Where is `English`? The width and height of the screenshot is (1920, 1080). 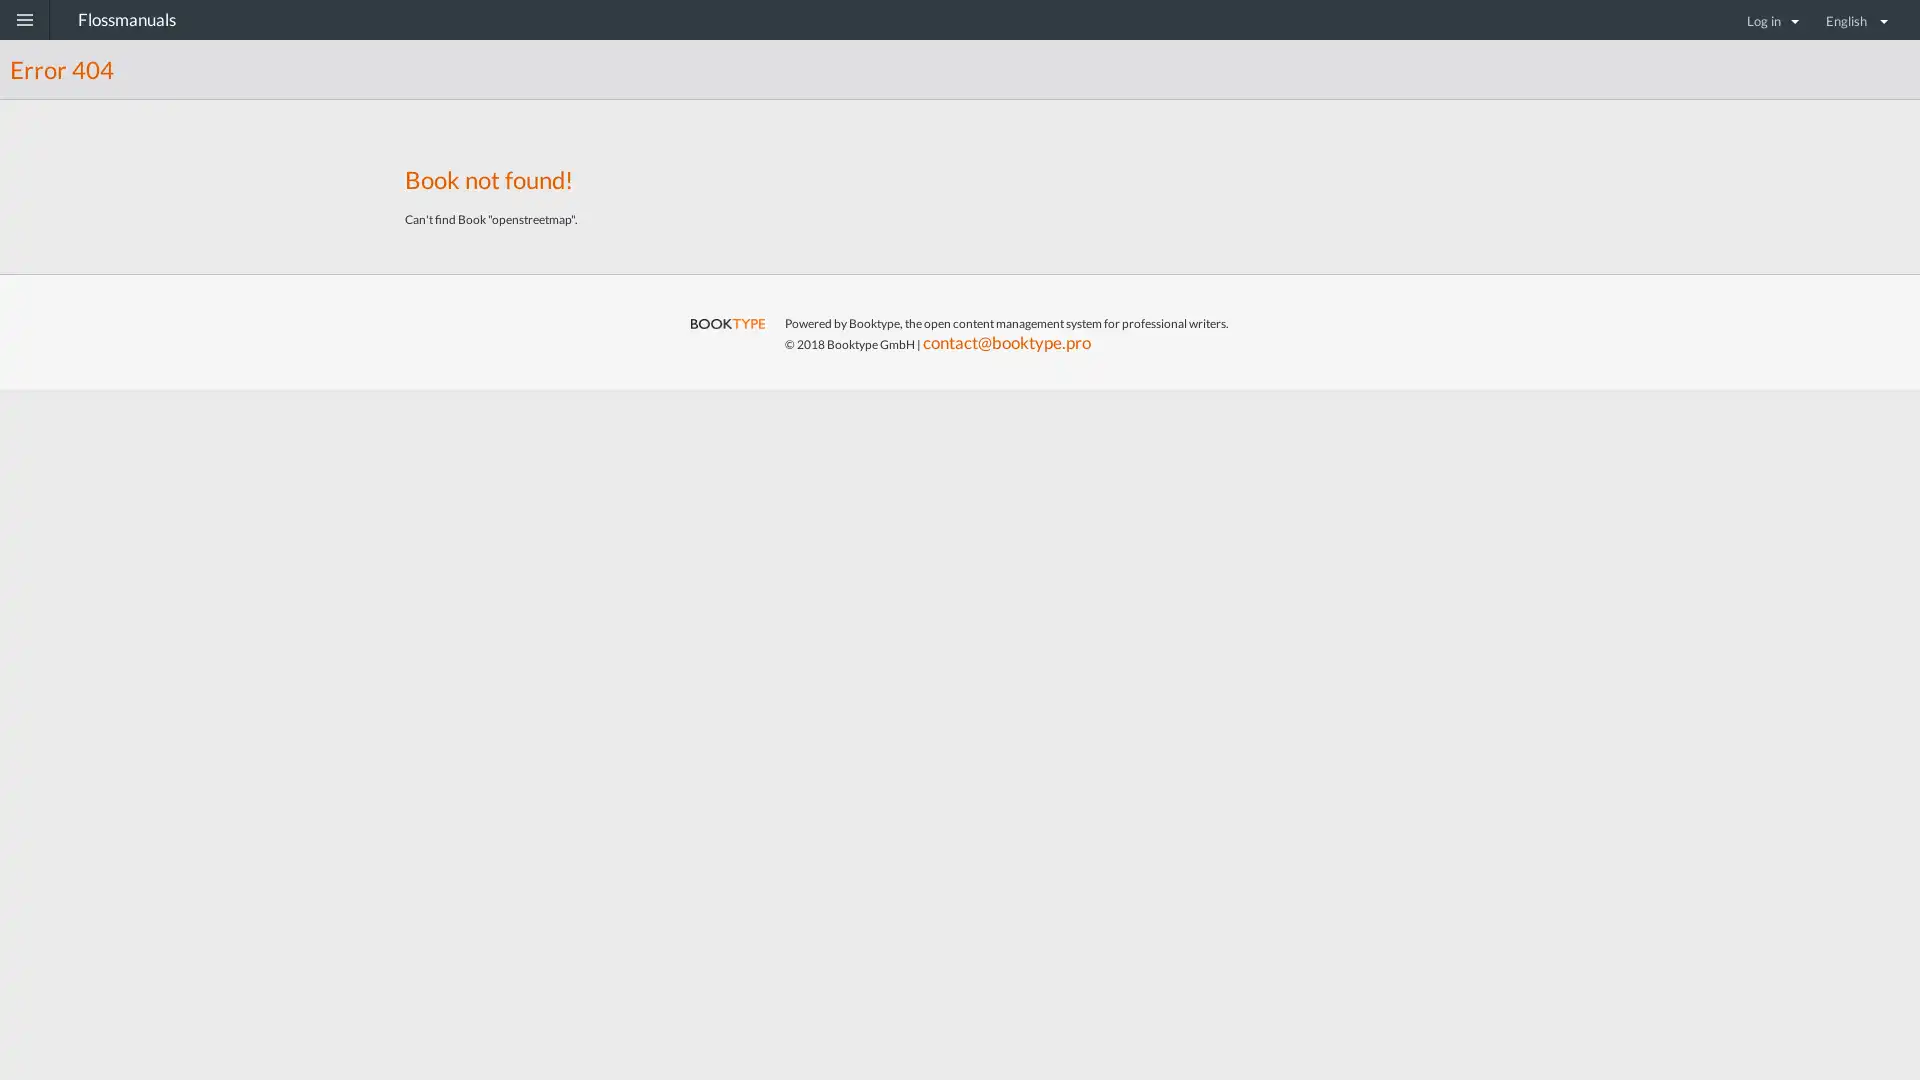 English is located at coordinates (1856, 20).